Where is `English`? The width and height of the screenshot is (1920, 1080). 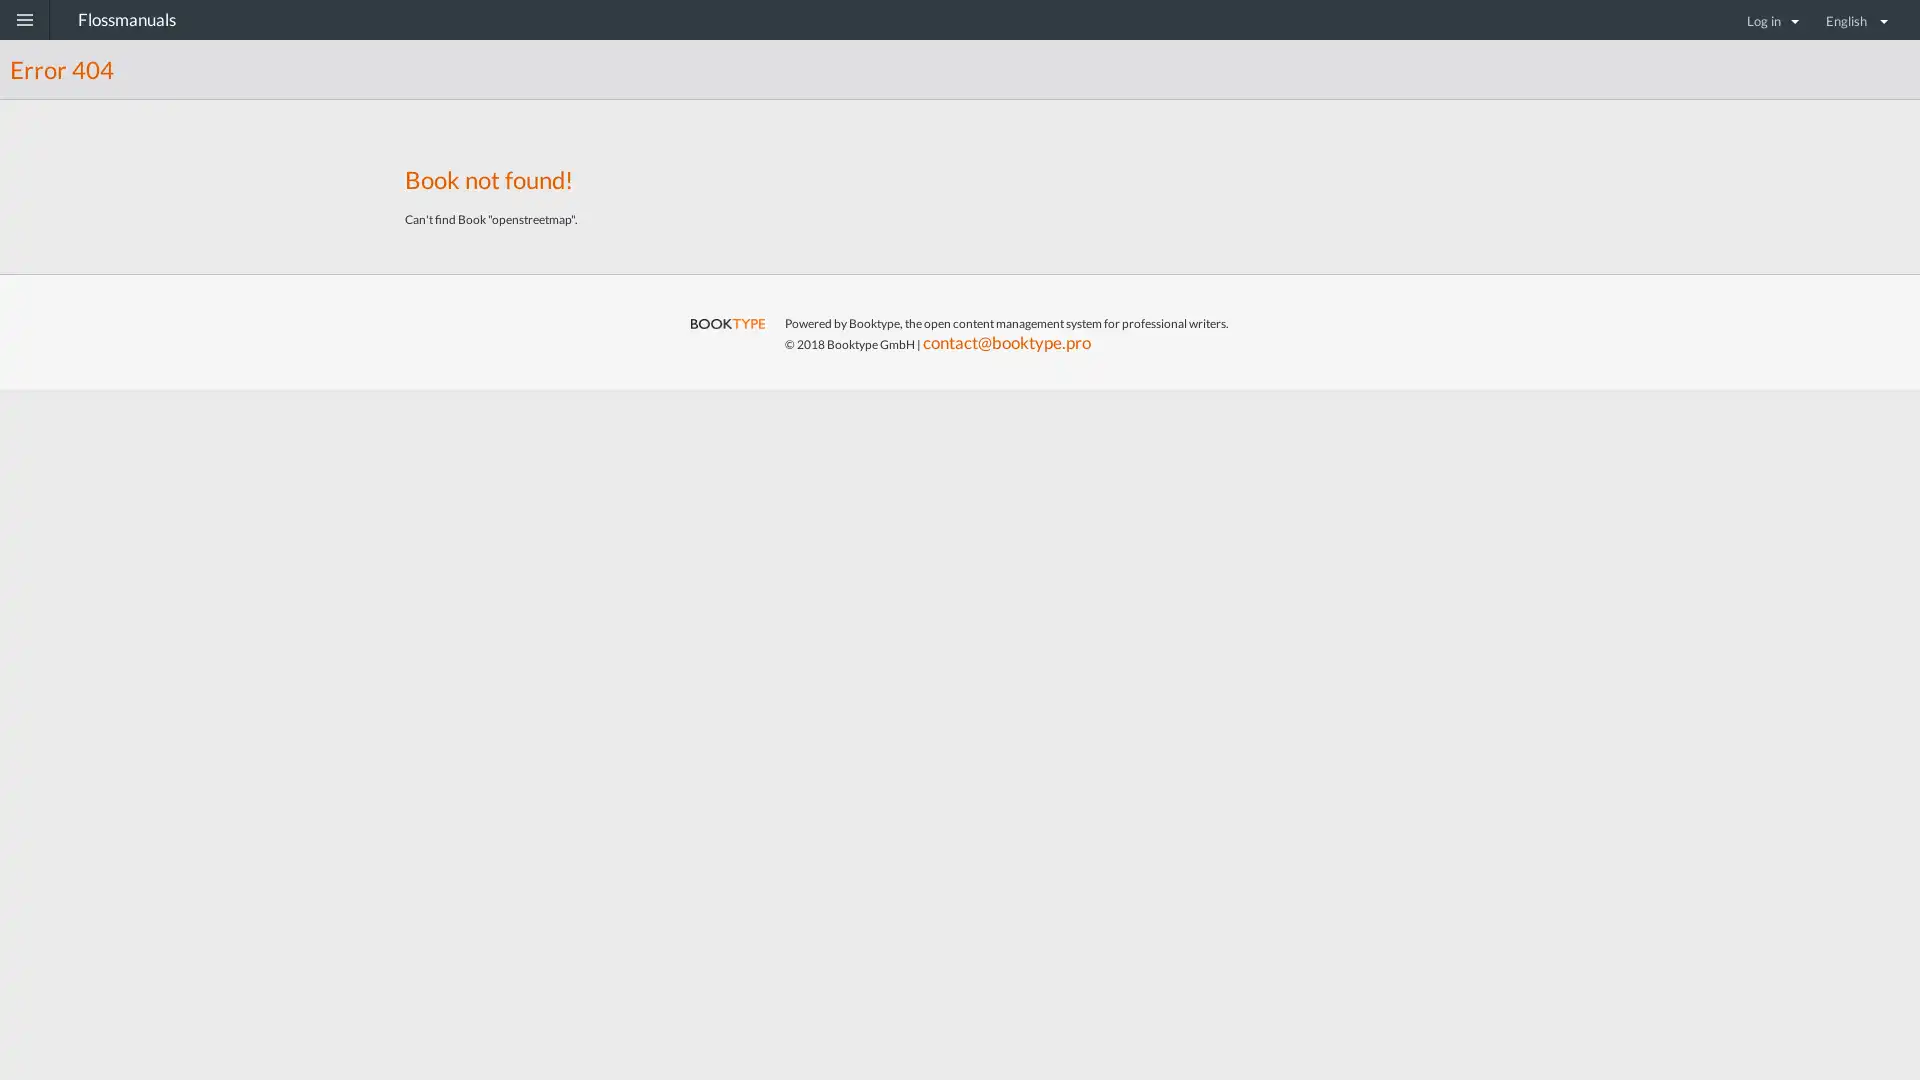 English is located at coordinates (1856, 20).